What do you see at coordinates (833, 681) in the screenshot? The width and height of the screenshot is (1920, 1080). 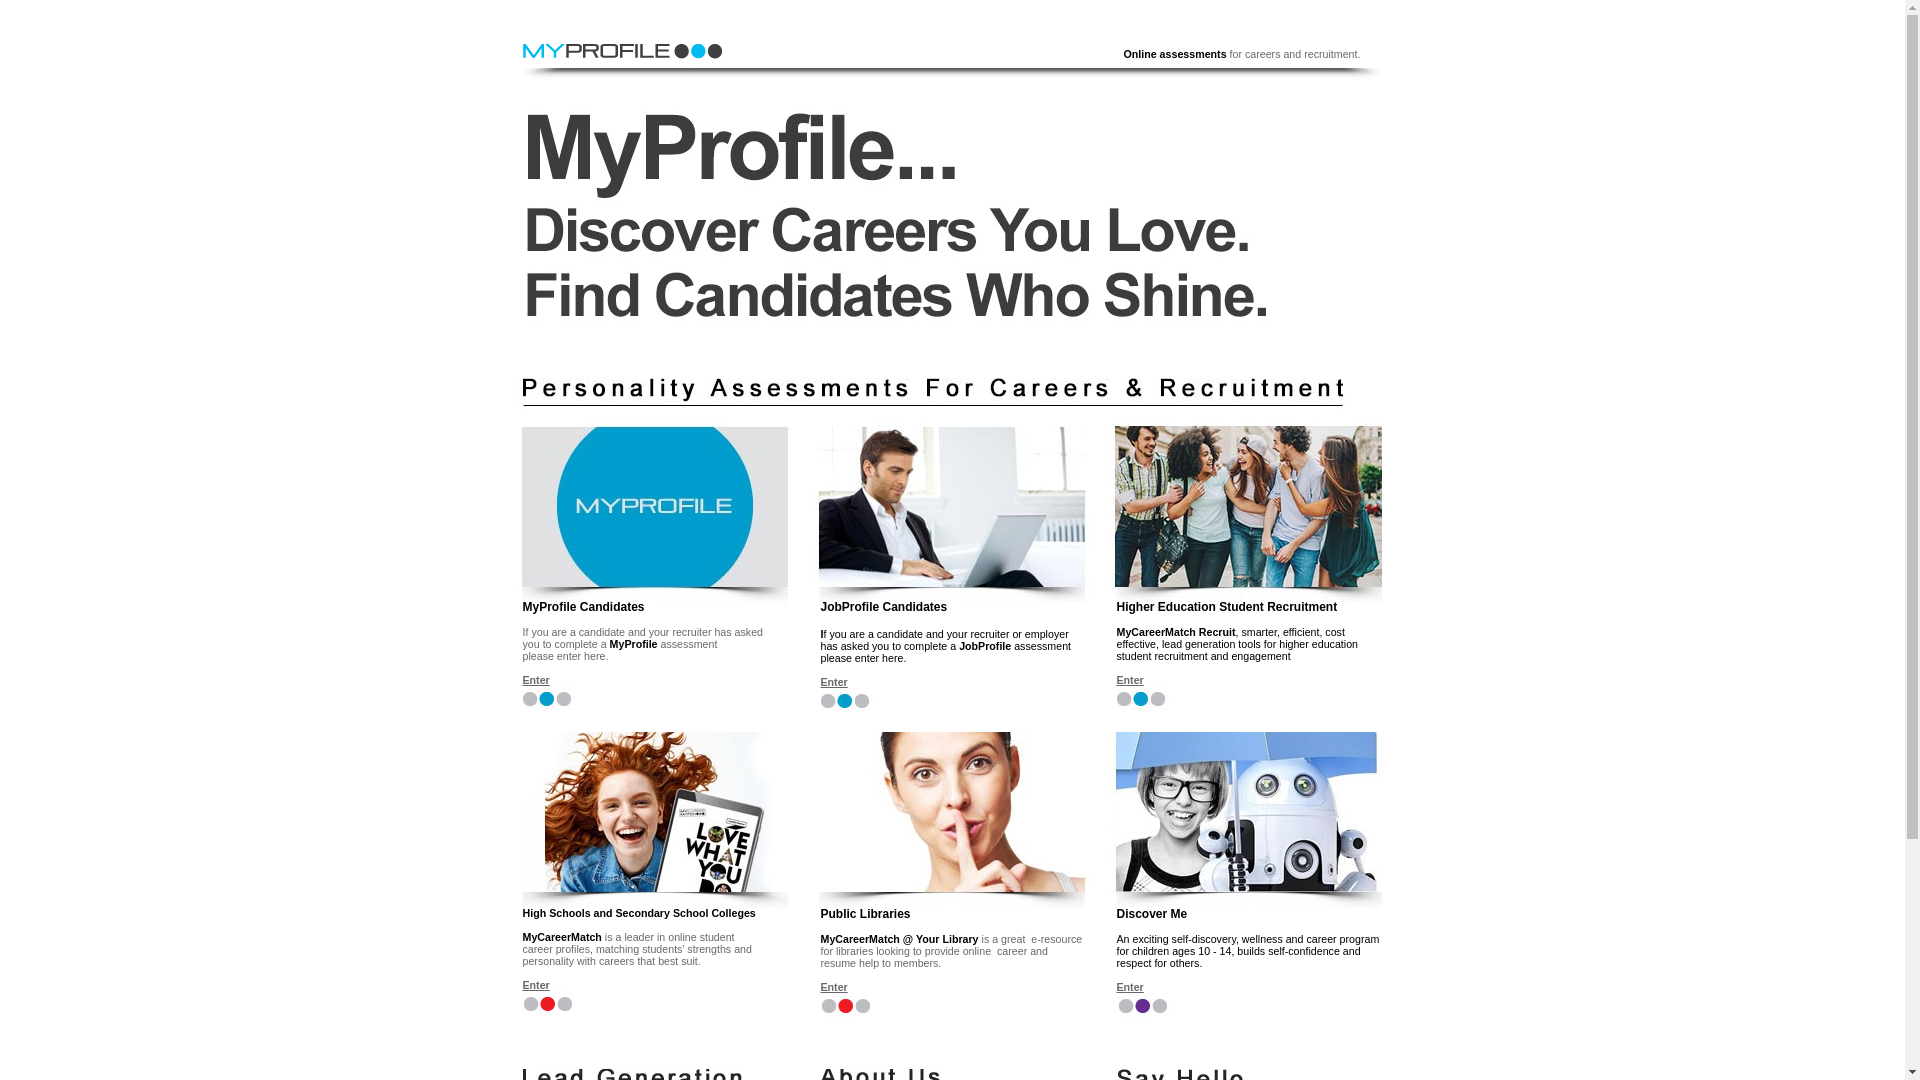 I see `'Enter'` at bounding box center [833, 681].